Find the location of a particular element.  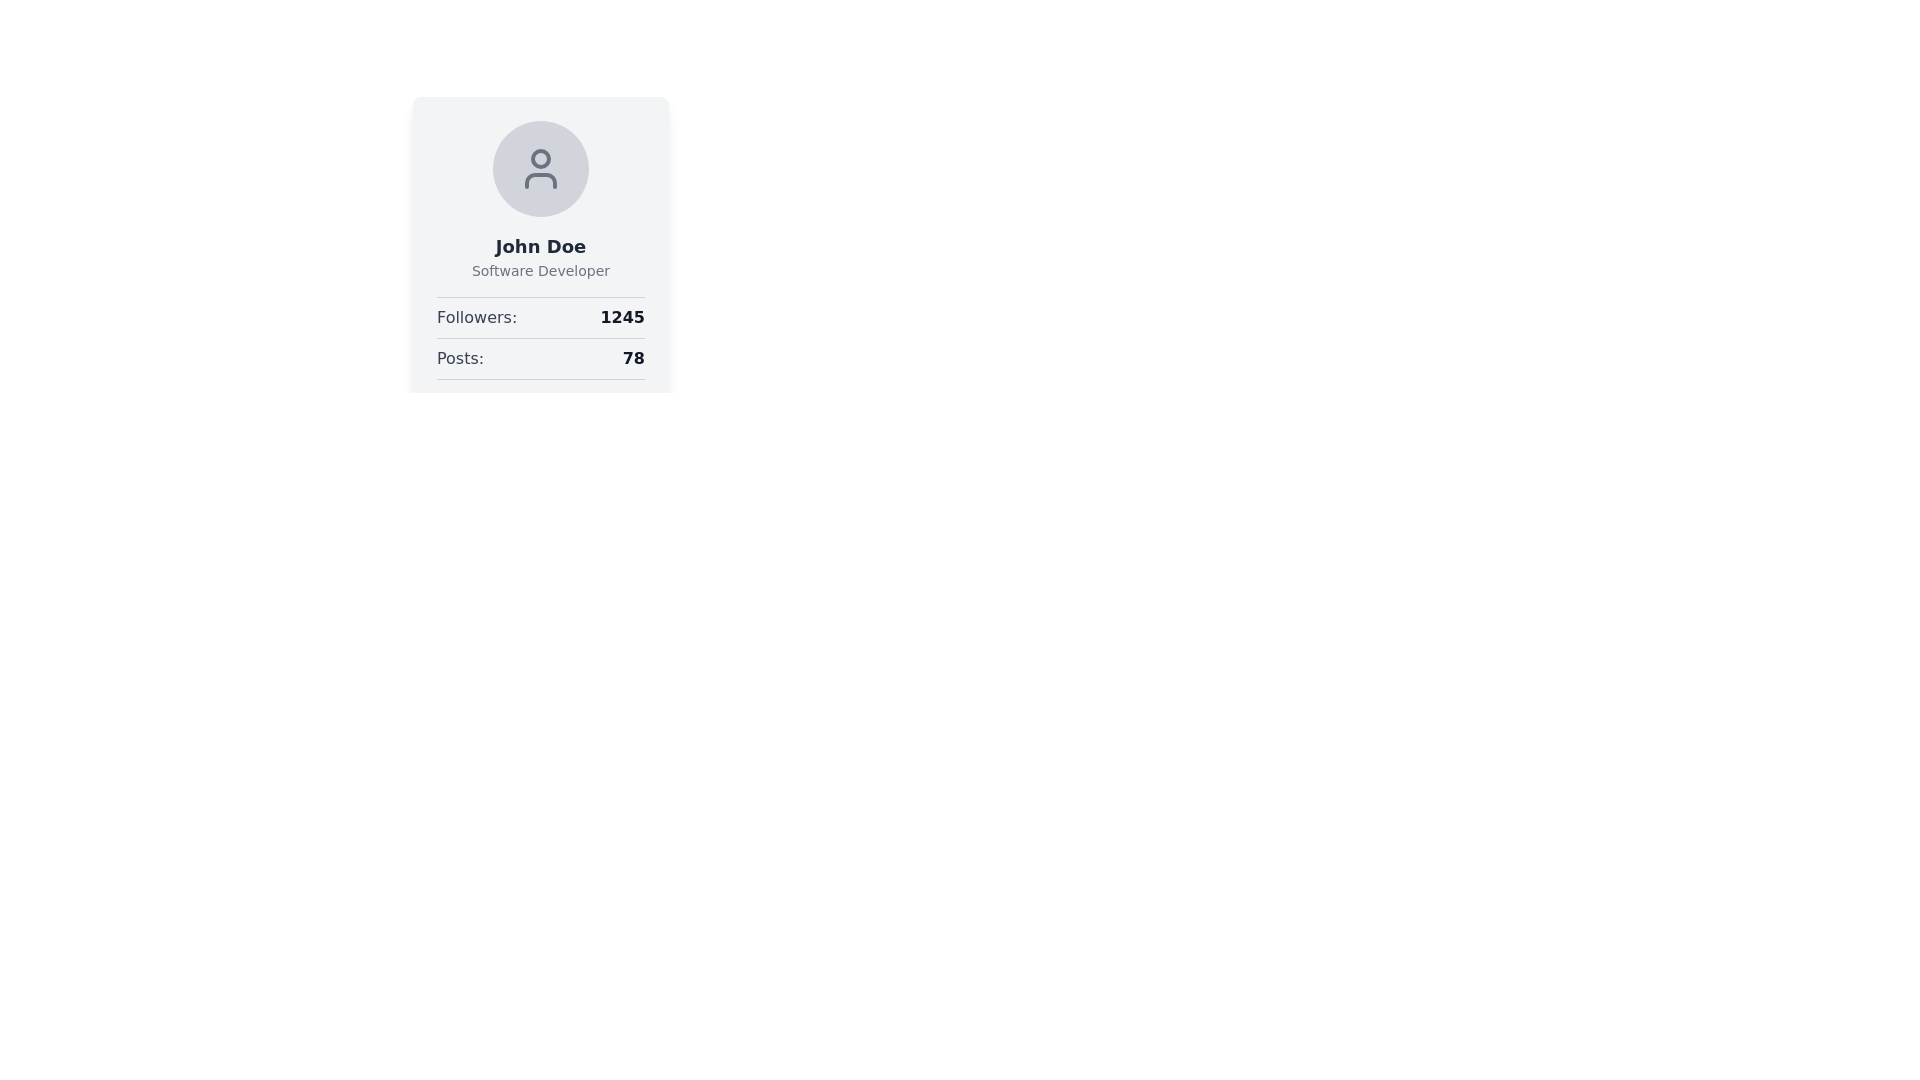

the Text Label that displays the user's name in the user profile section, located below the circular avatar and above the 'Software Developer' text is located at coordinates (541, 245).